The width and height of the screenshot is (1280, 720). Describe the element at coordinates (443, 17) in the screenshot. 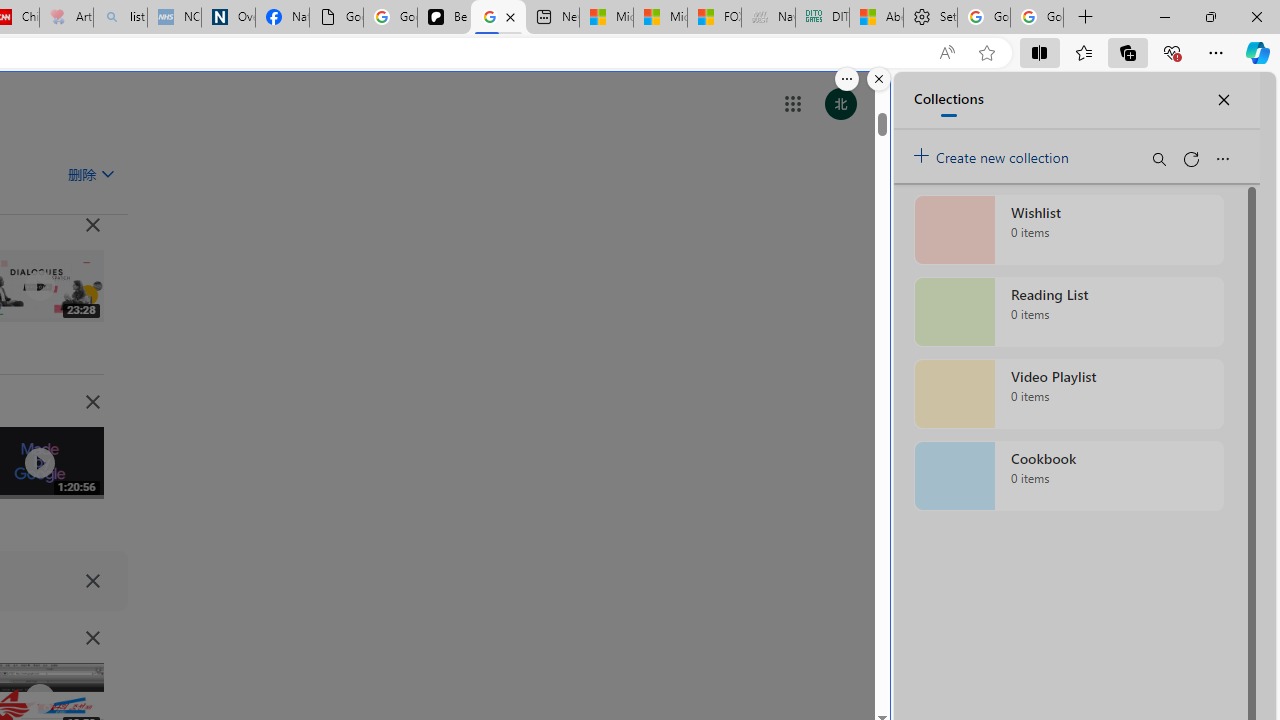

I see `'Be Smart | creating Science videos | Patreon'` at that location.